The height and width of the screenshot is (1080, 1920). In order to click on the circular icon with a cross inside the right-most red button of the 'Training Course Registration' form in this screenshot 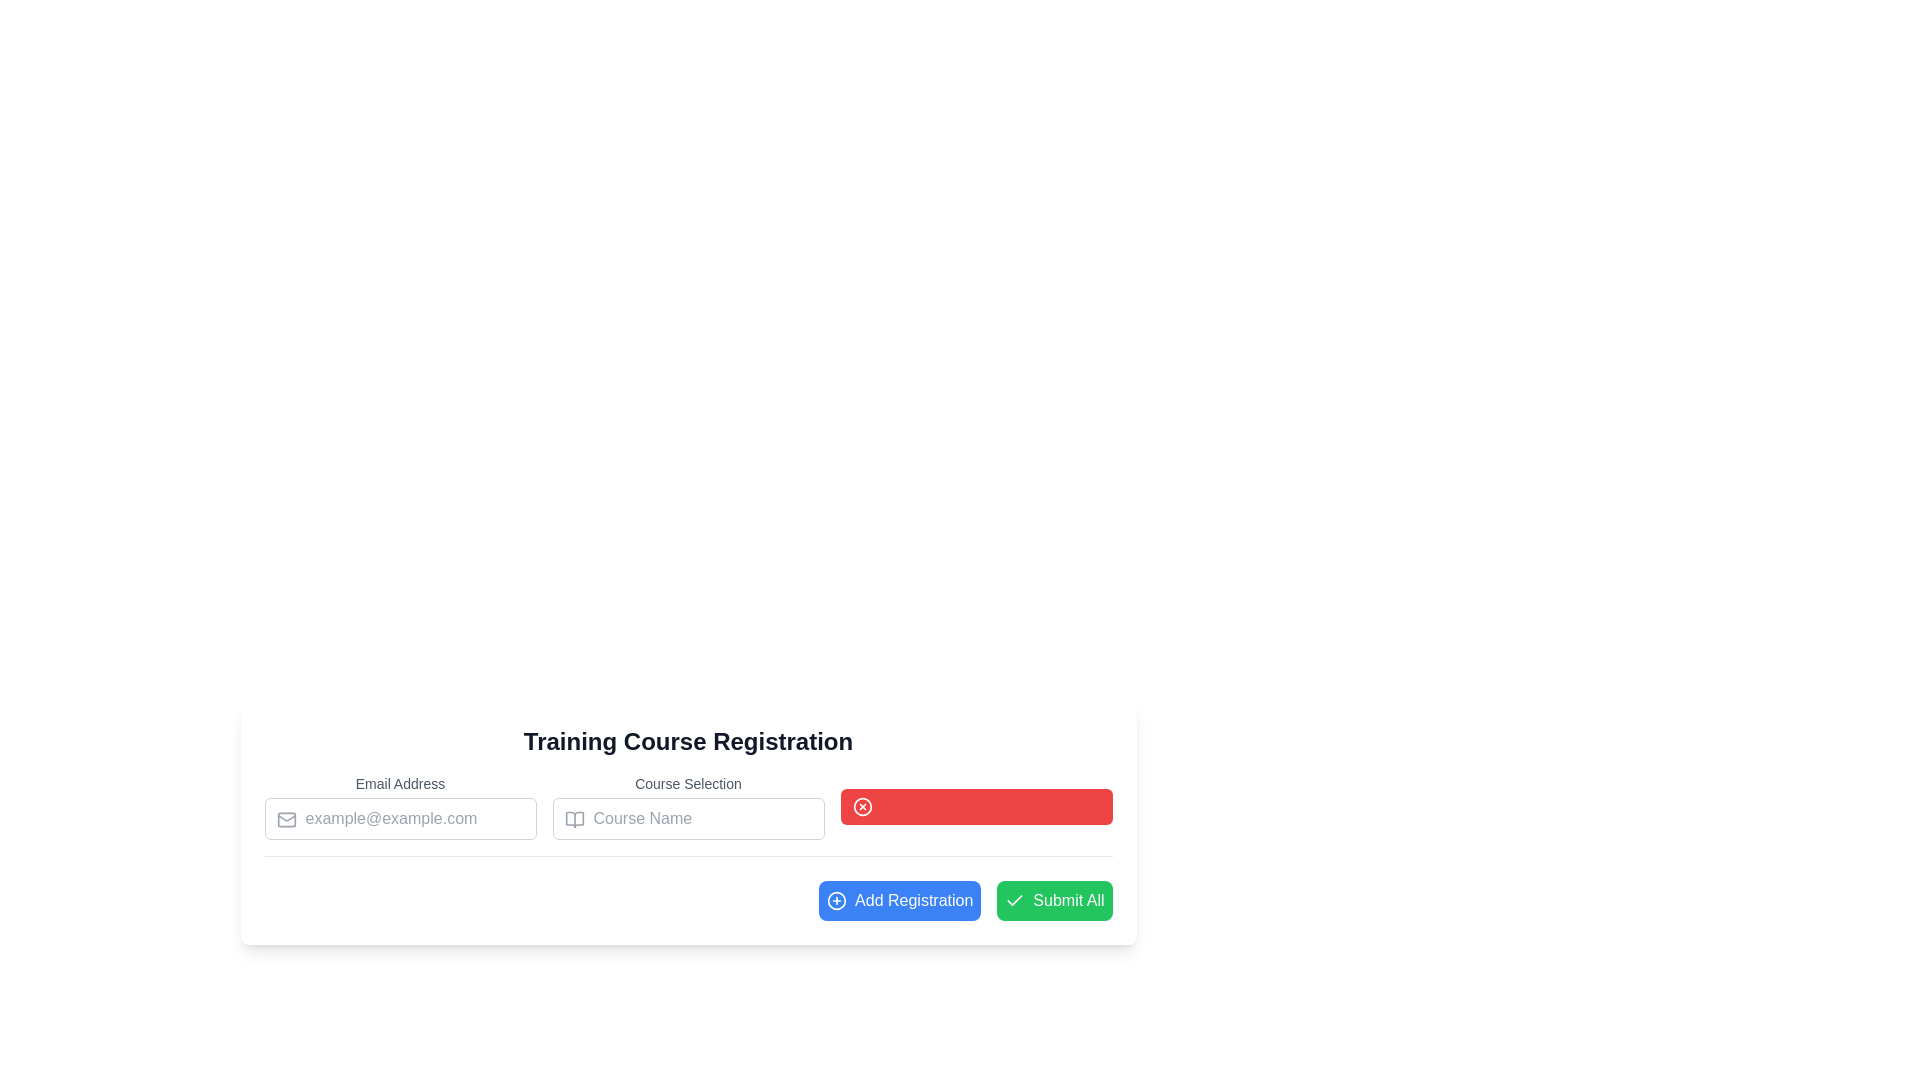, I will do `click(862, 805)`.